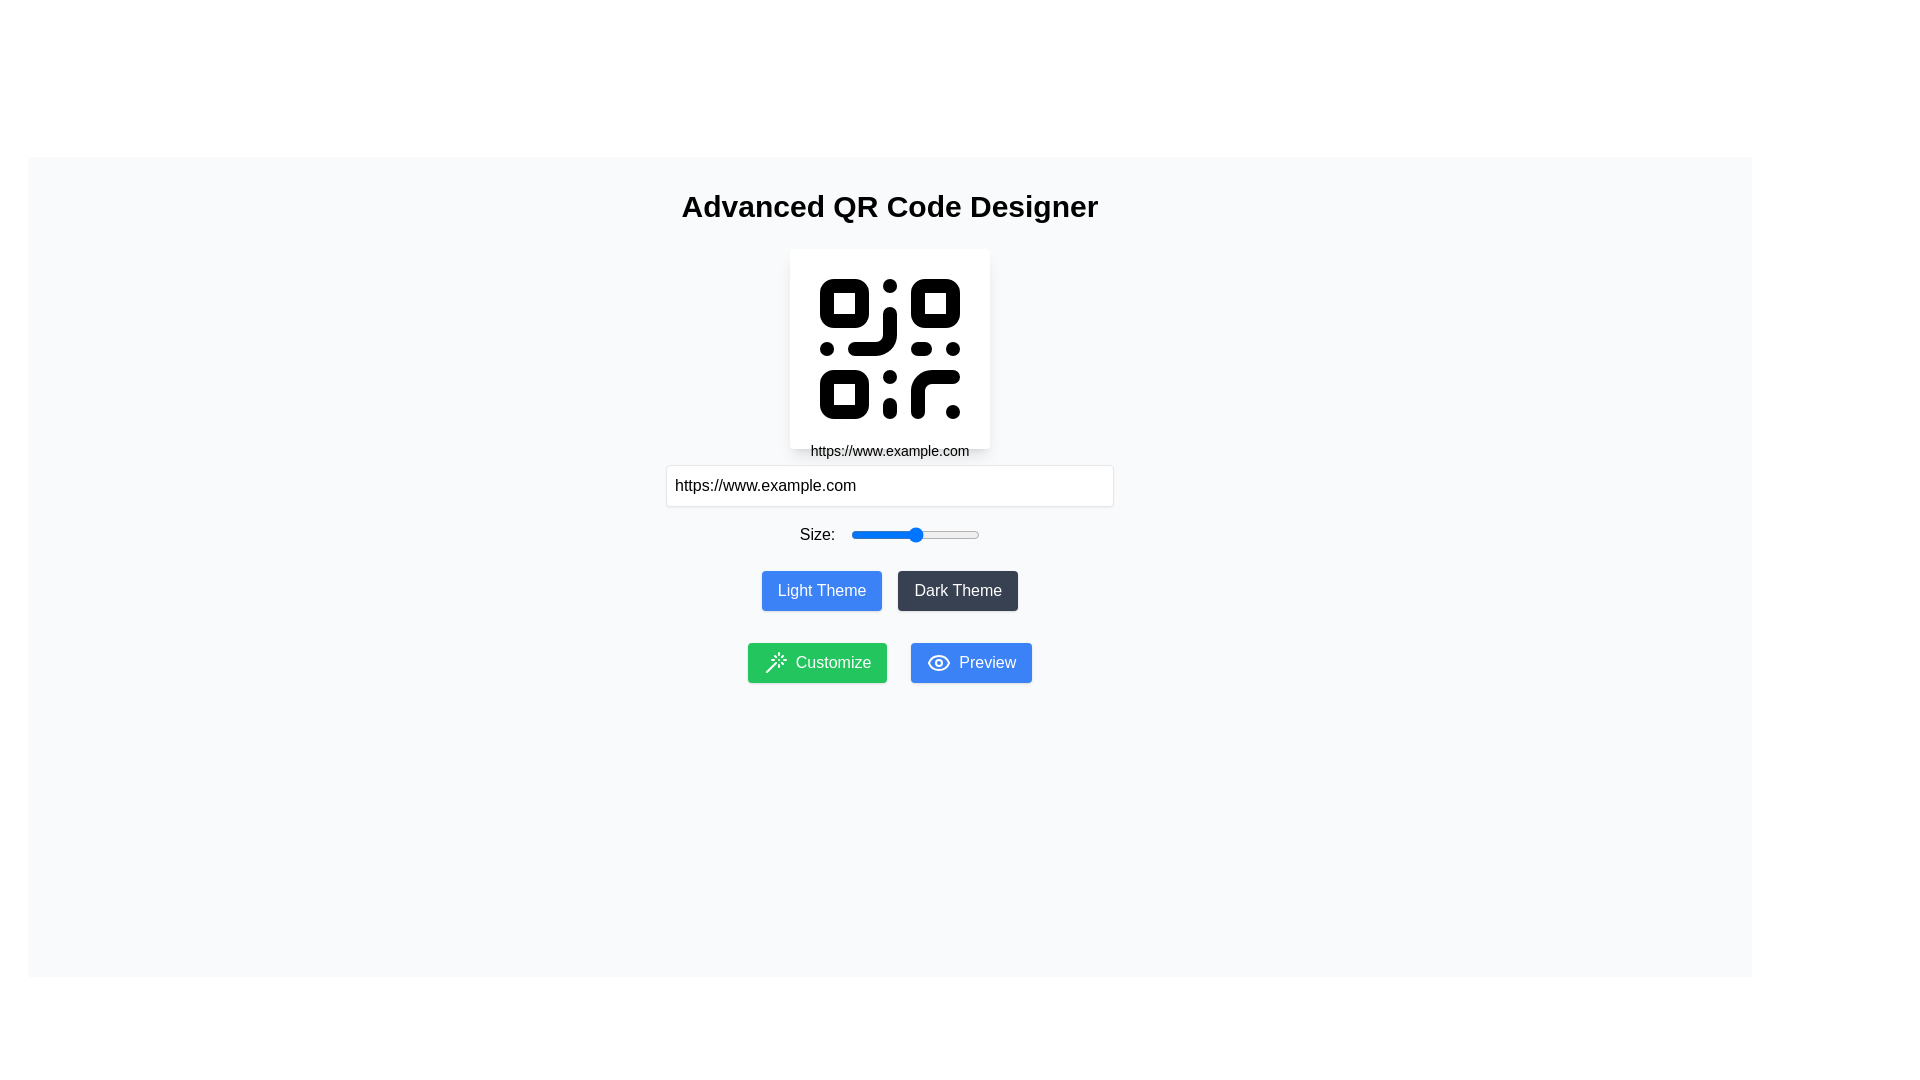  I want to click on the customizable operation trigger button located near the bottom left of the interface, so click(774, 663).